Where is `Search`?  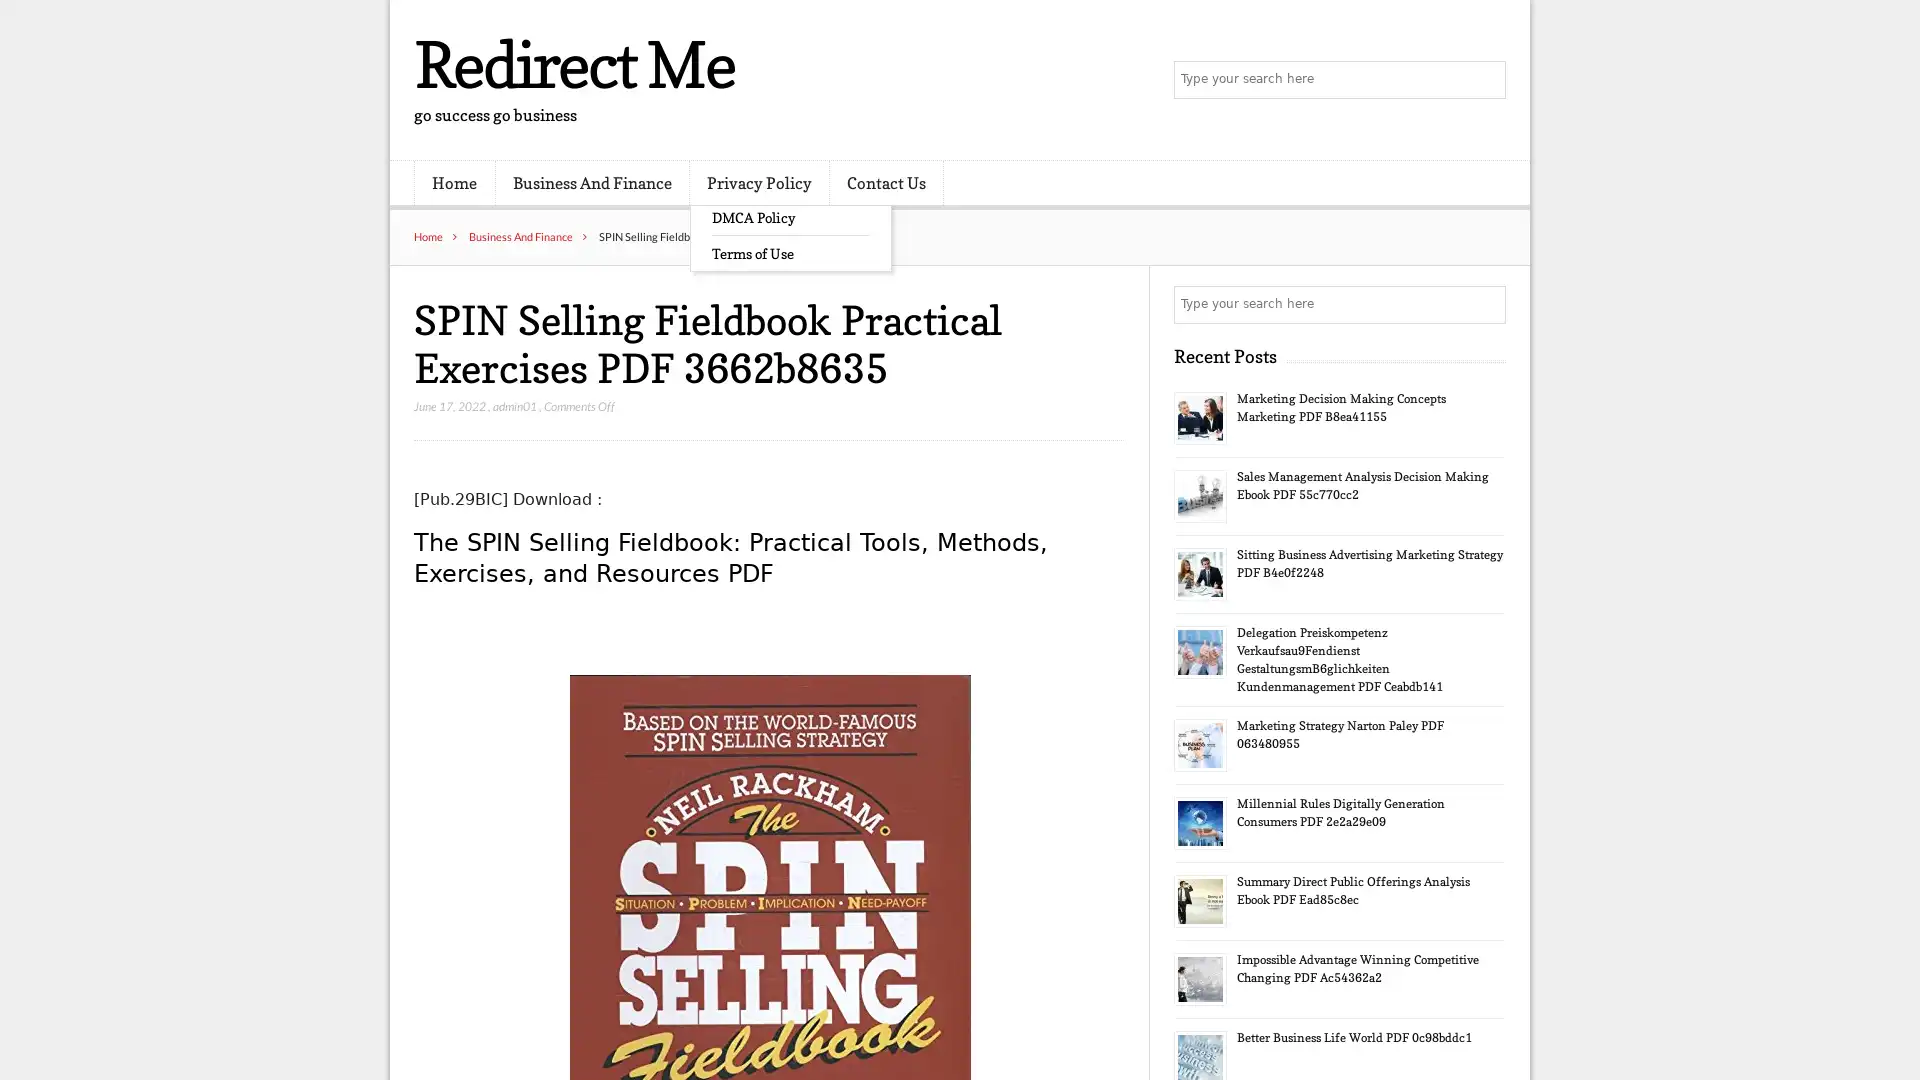 Search is located at coordinates (1485, 80).